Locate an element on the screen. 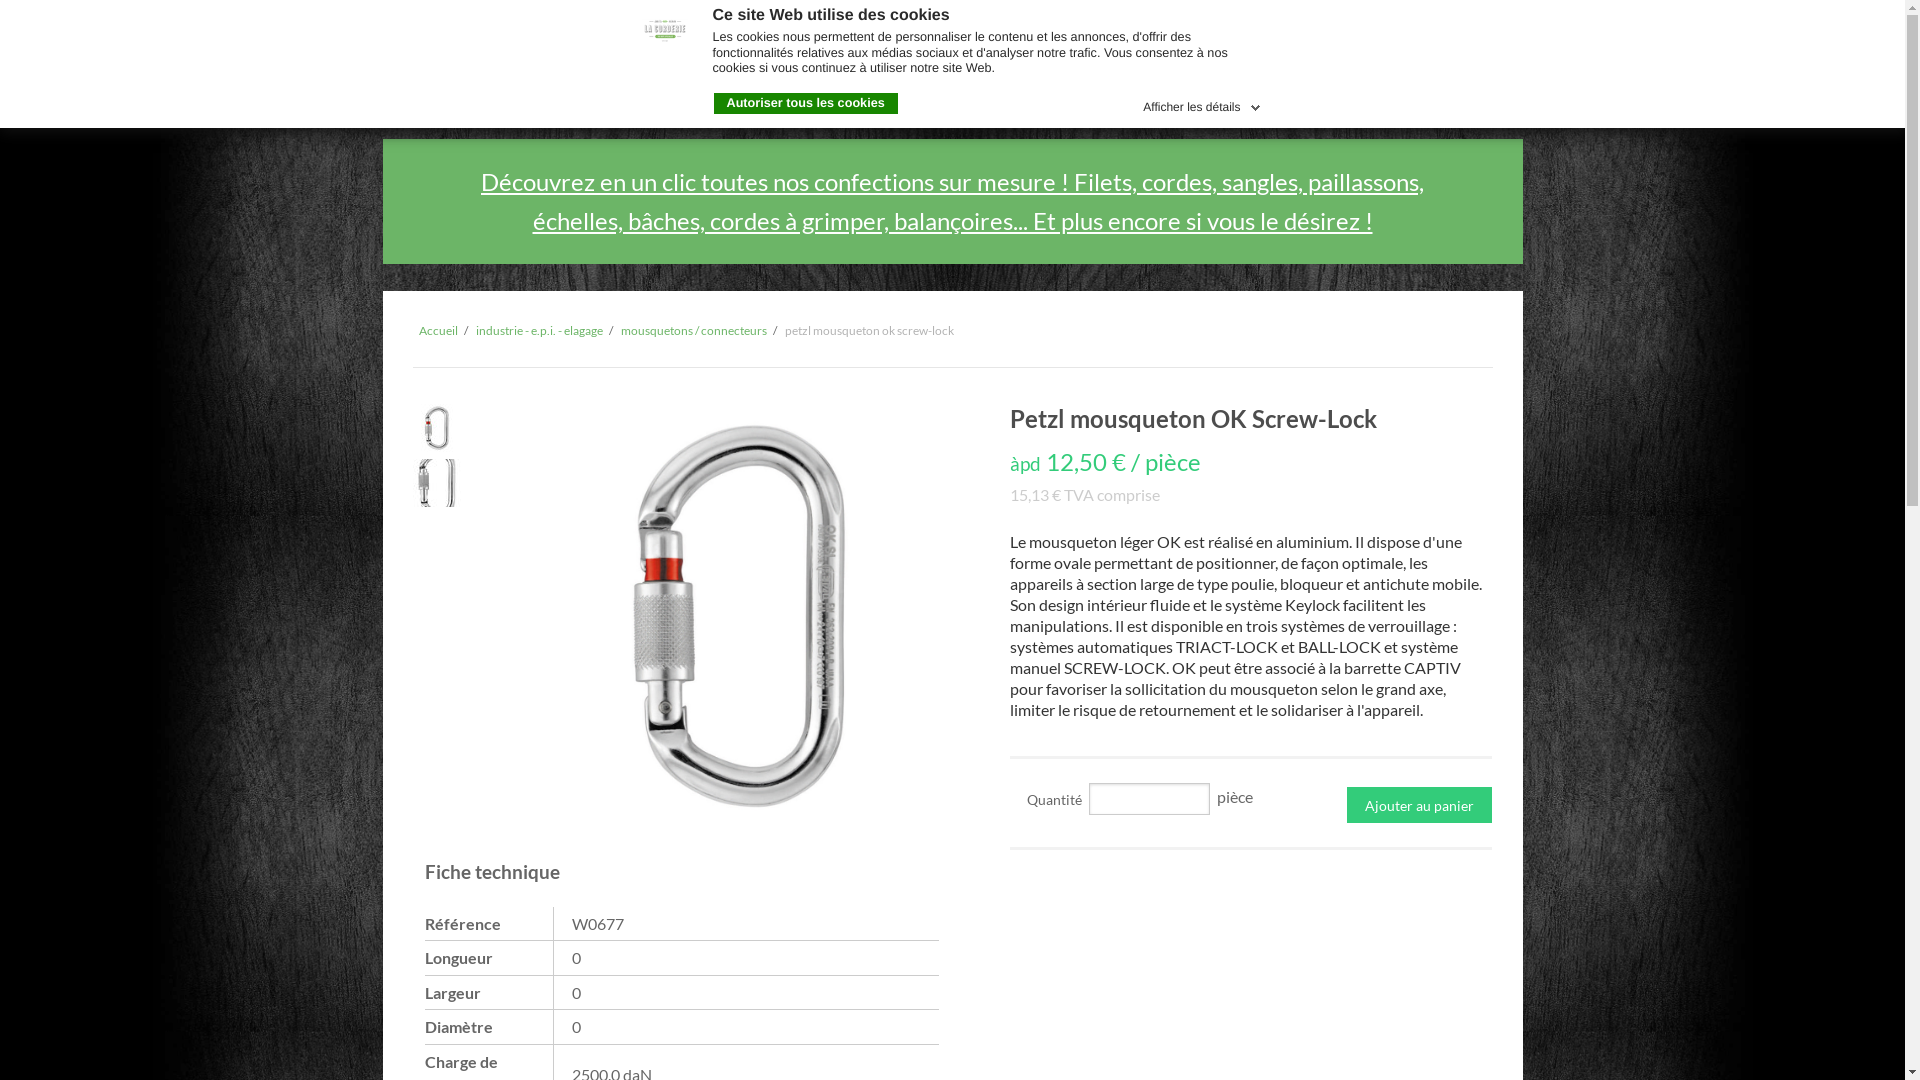  'Ajouter au panier' is located at coordinates (1418, 804).